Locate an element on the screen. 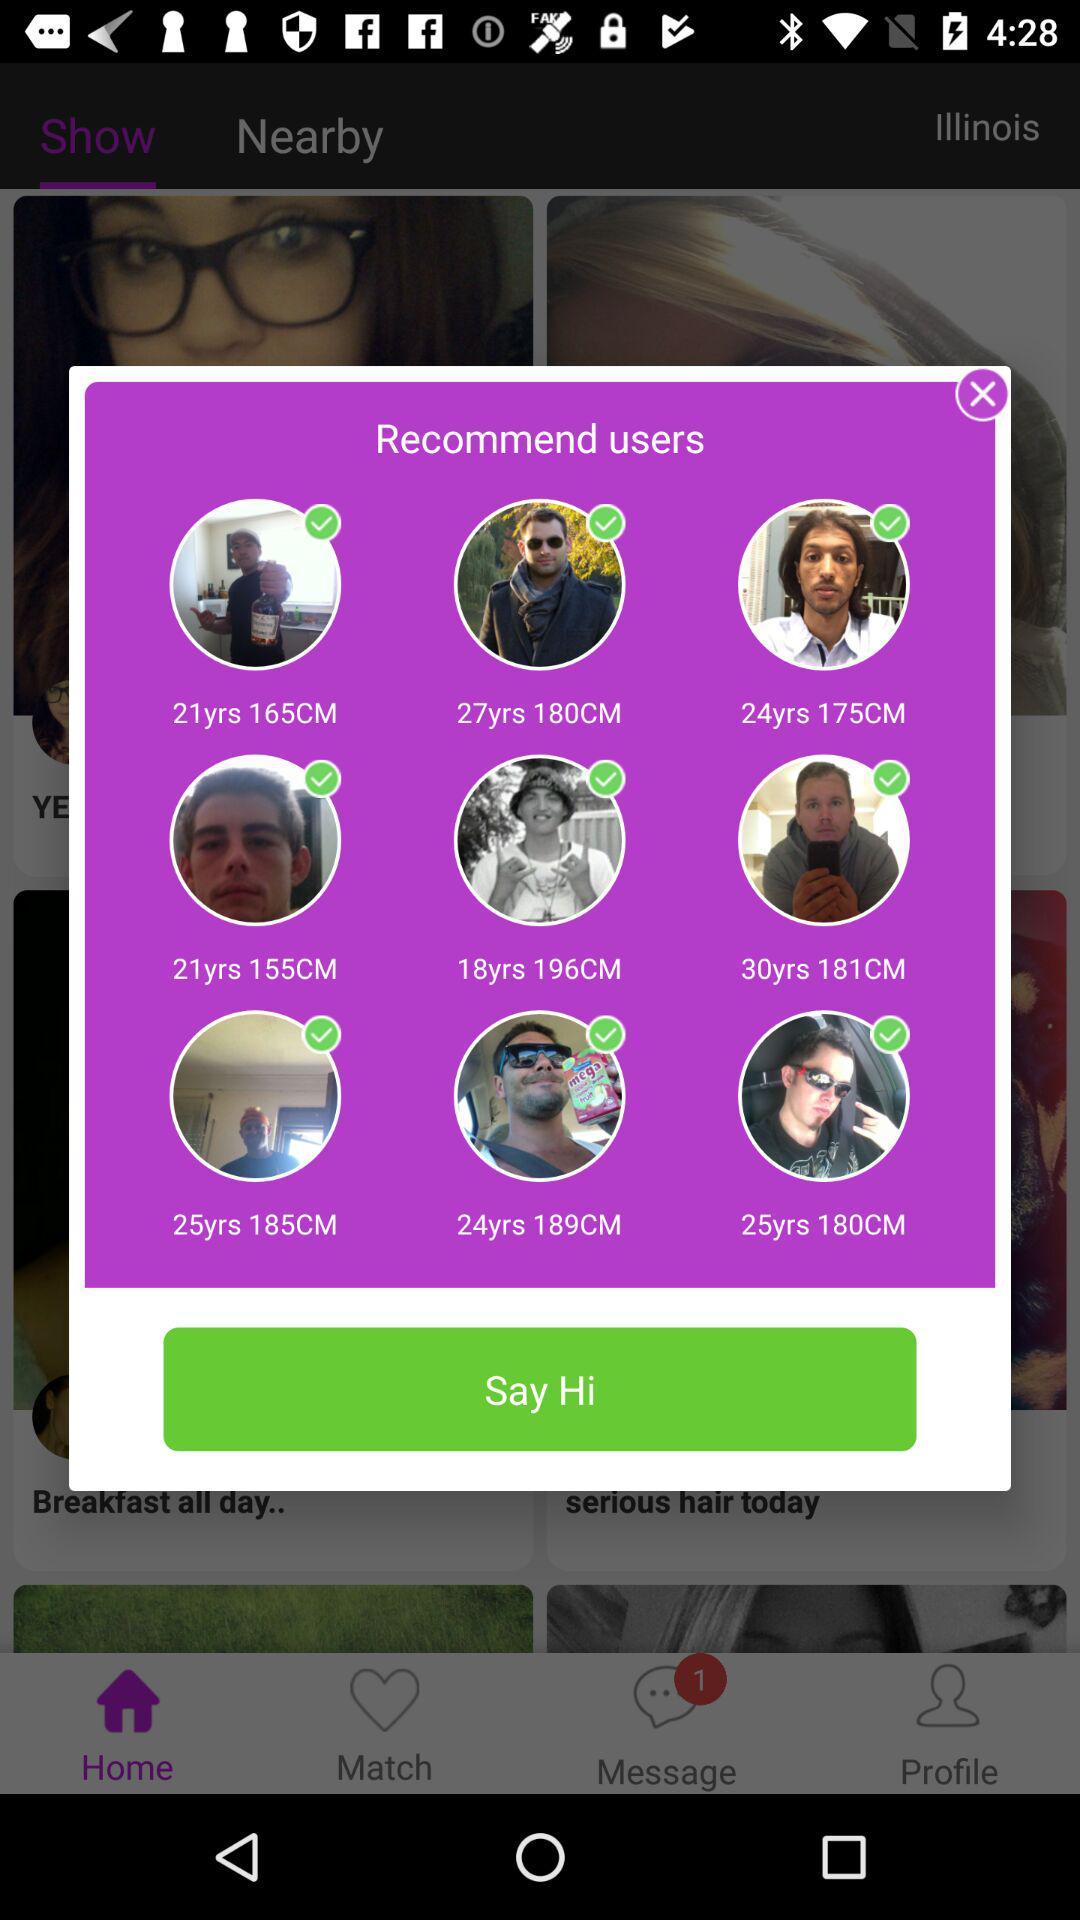 The width and height of the screenshot is (1080, 1920). unchecked user is located at coordinates (320, 1035).